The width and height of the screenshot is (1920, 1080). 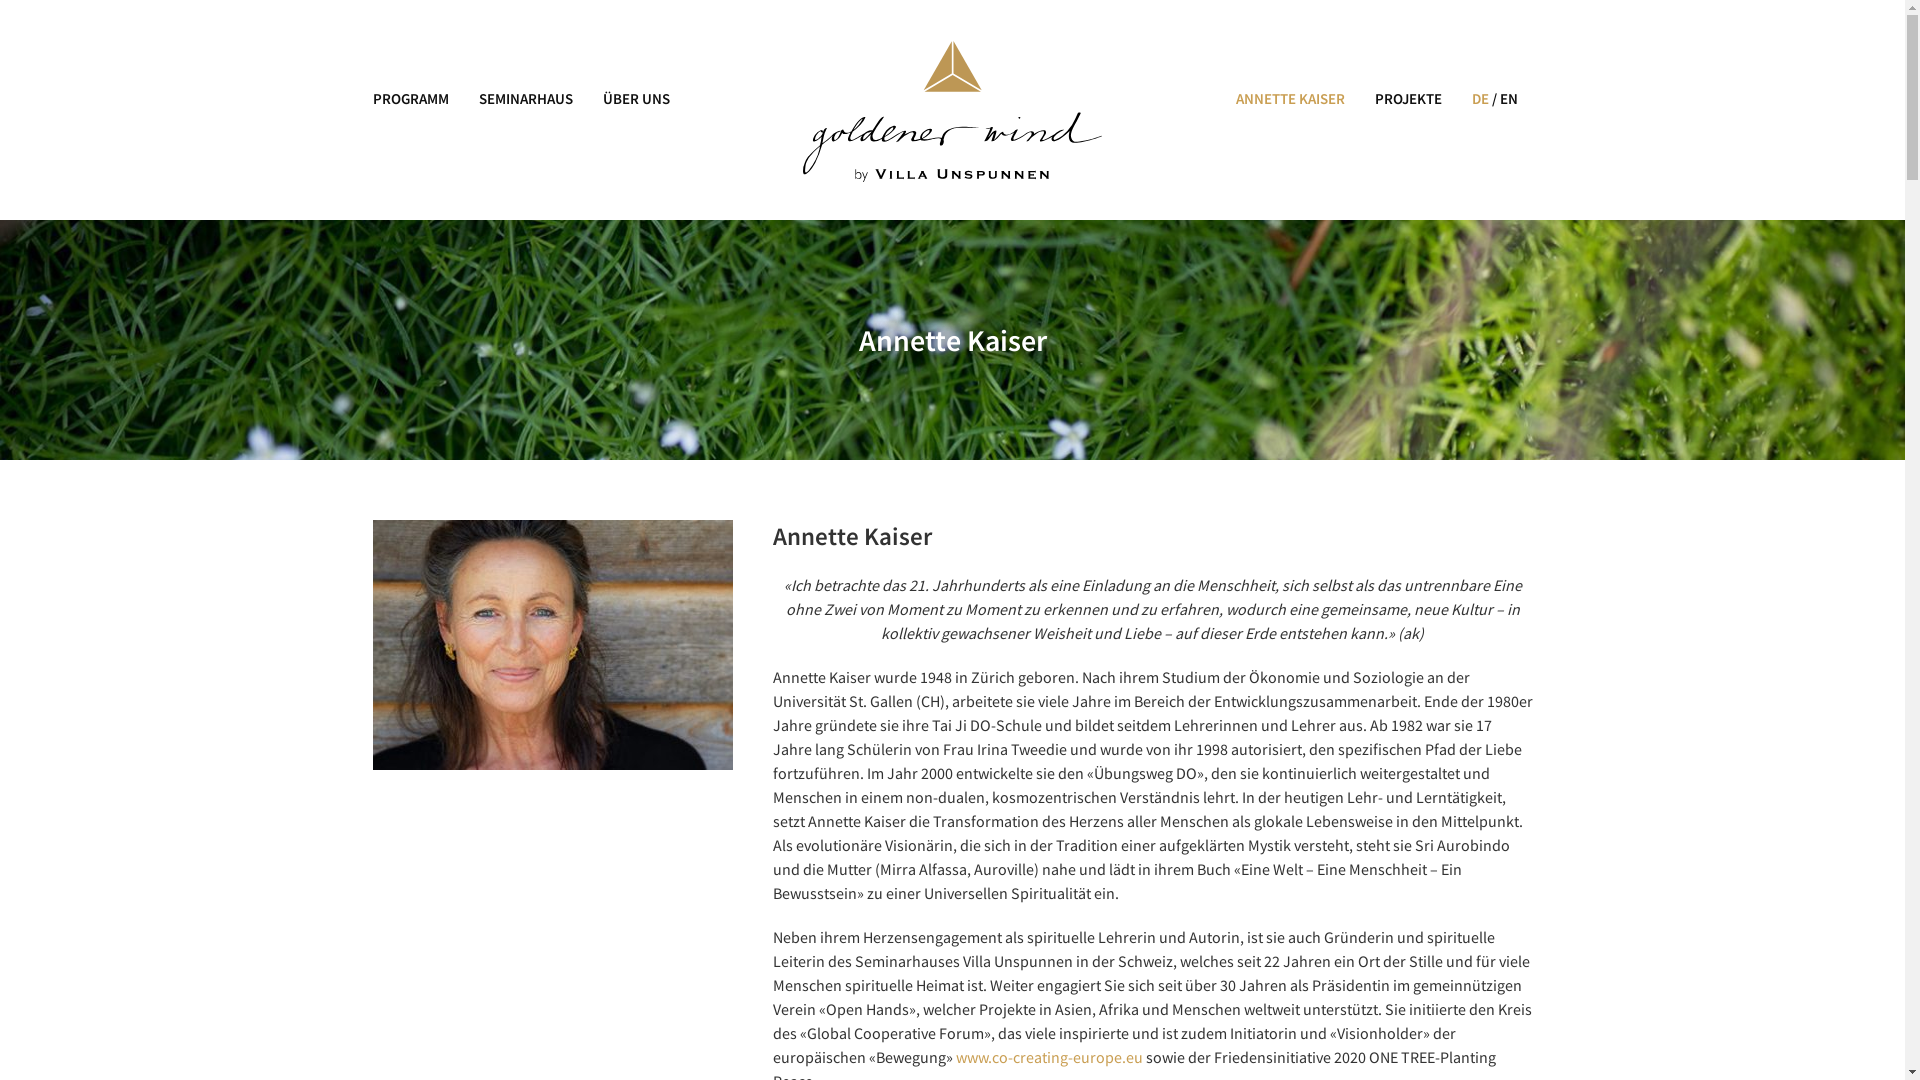 What do you see at coordinates (1048, 1055) in the screenshot?
I see `'www.co-creating-europe.eu'` at bounding box center [1048, 1055].